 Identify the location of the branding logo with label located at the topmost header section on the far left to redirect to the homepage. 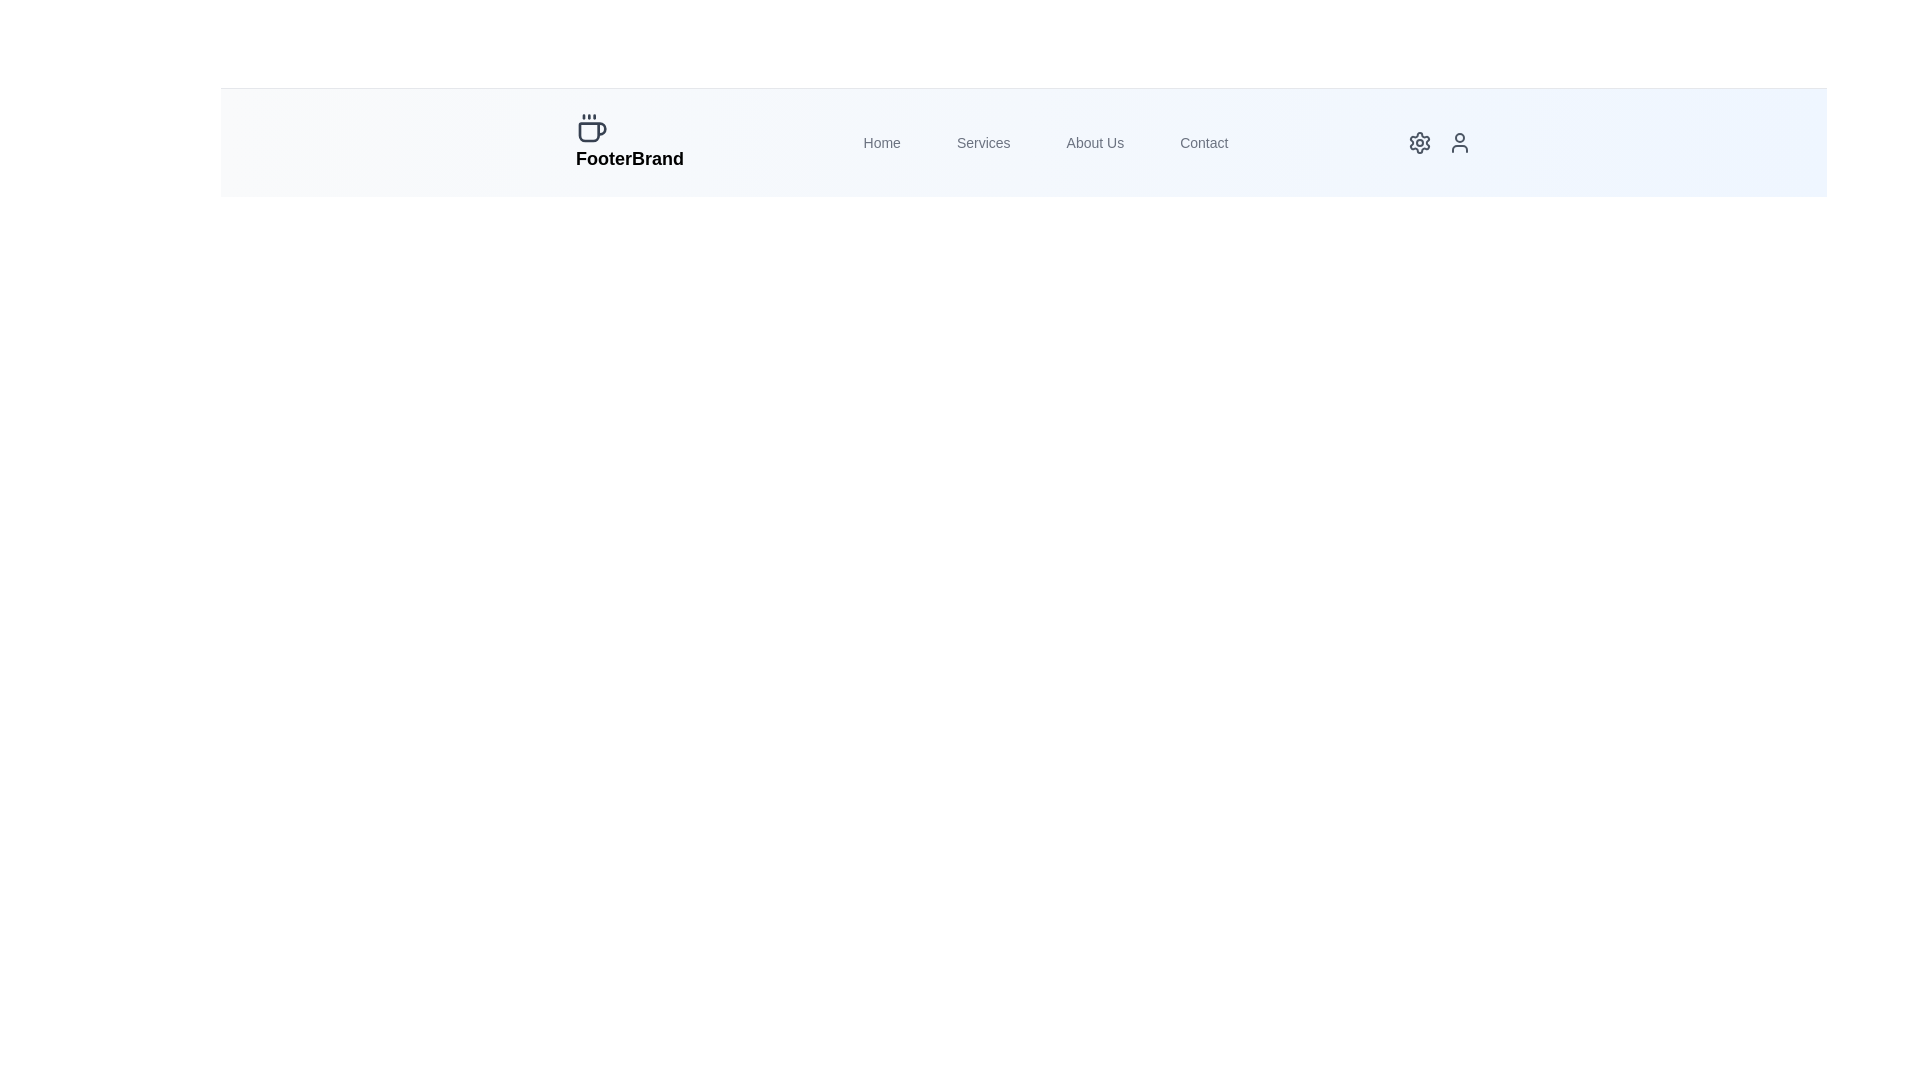
(628, 141).